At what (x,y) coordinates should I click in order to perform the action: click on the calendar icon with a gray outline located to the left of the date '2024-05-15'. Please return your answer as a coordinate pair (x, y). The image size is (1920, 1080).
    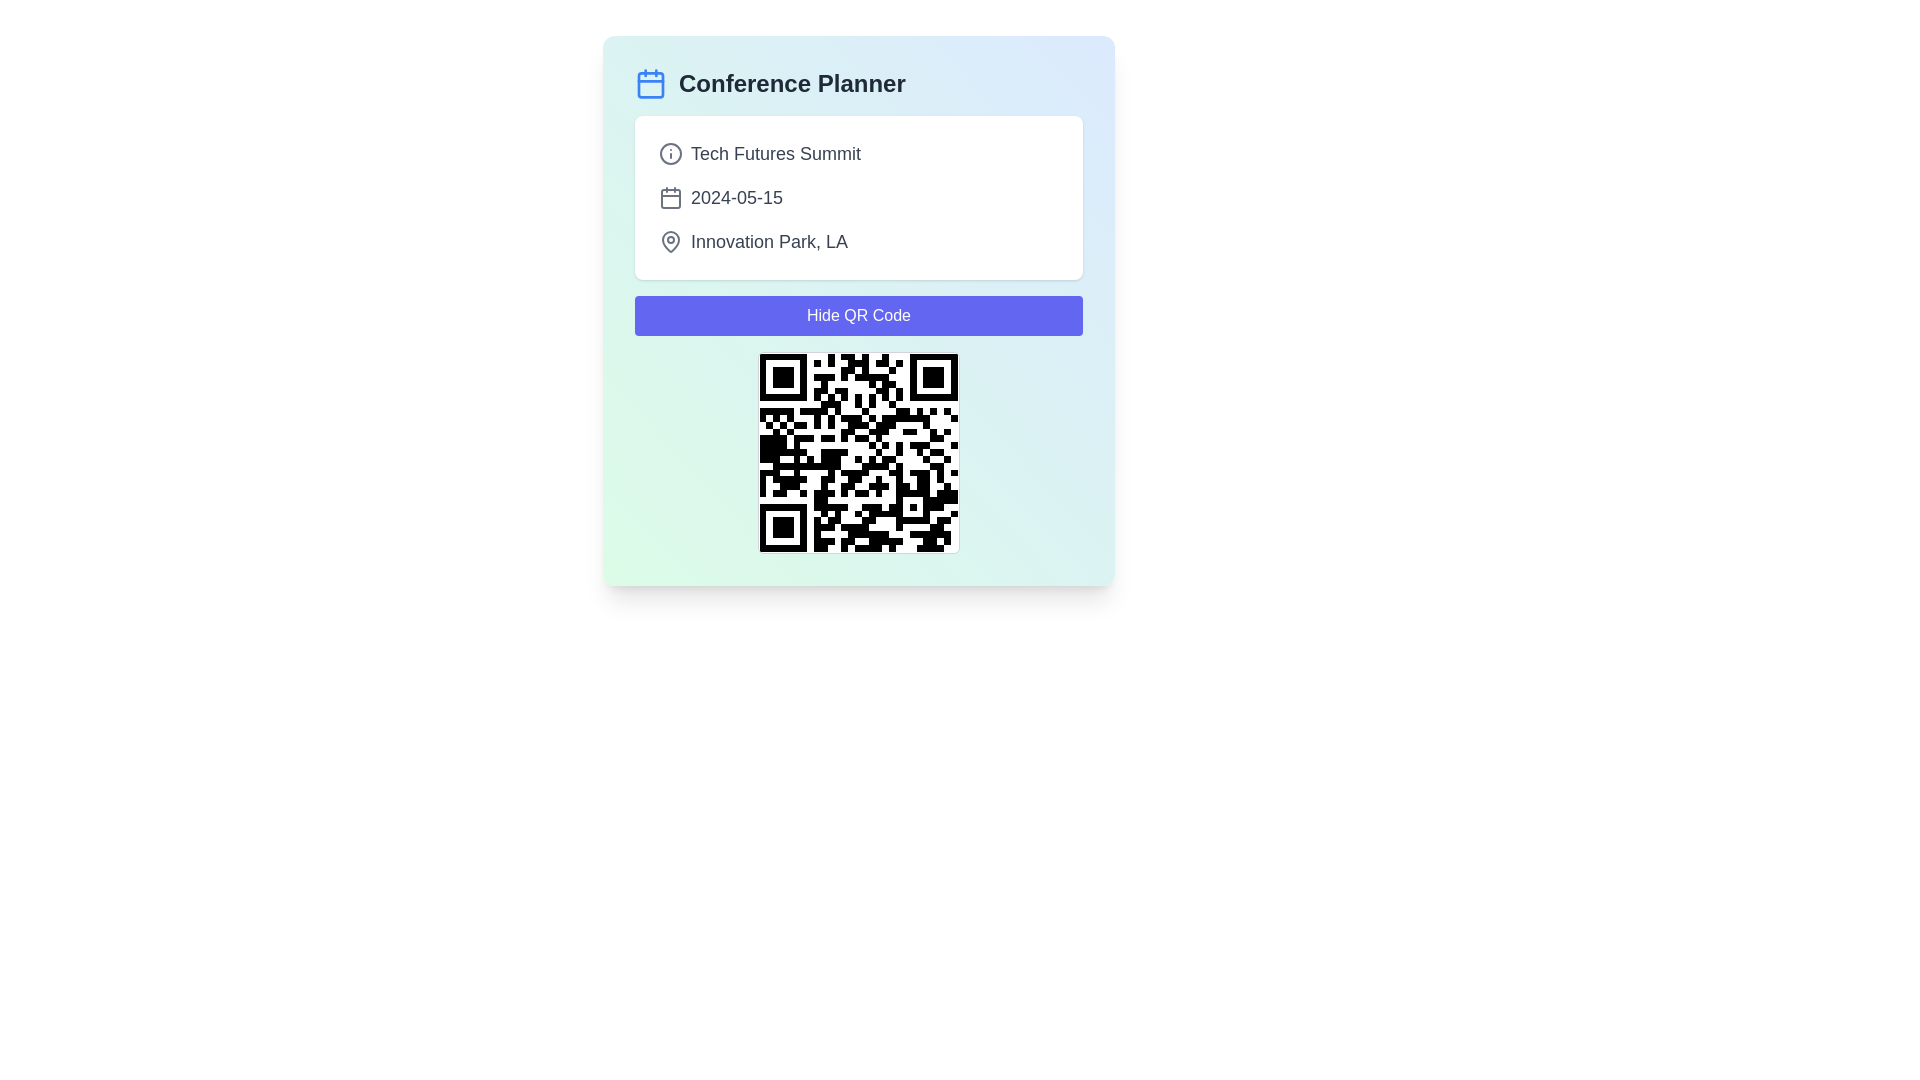
    Looking at the image, I should click on (671, 197).